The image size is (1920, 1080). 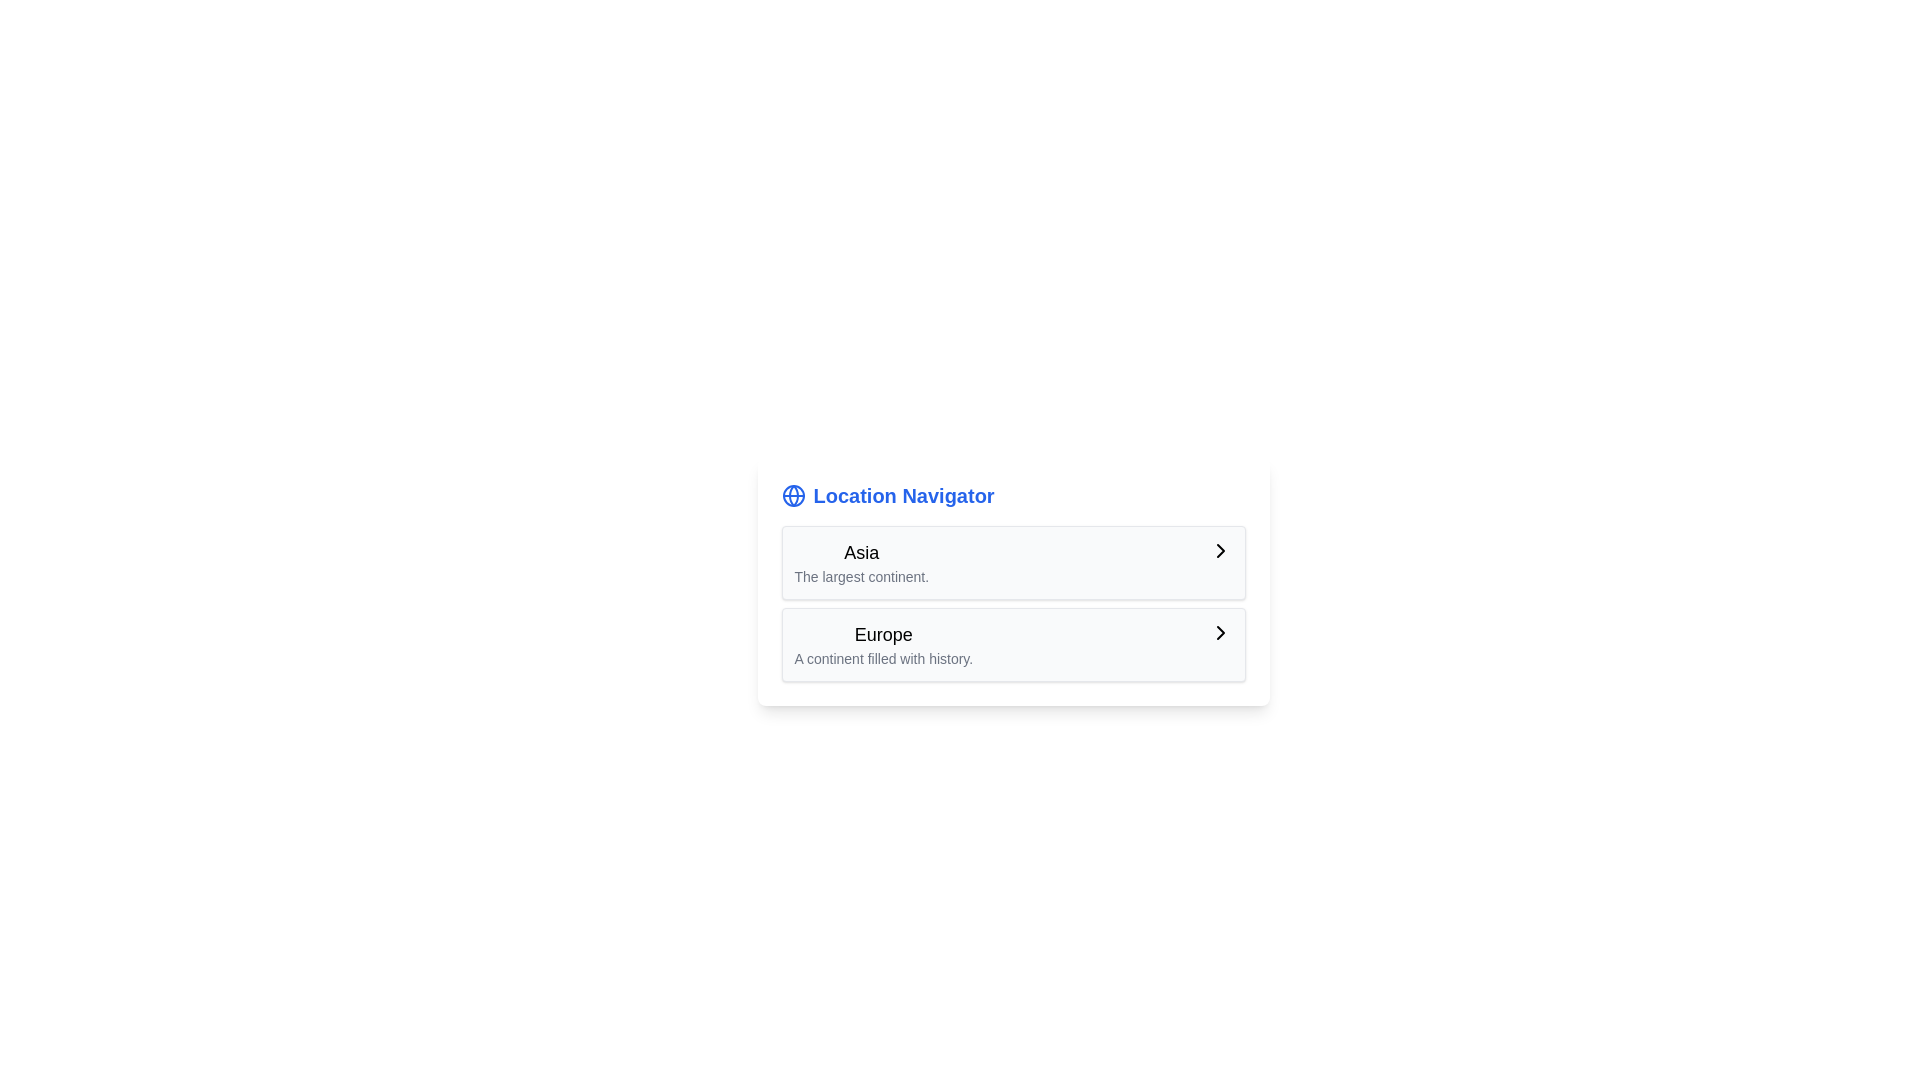 I want to click on the rightward-pointing chevron arrow icon located beside the text 'Europe' in the 'Location Navigator' panel, so click(x=1219, y=632).